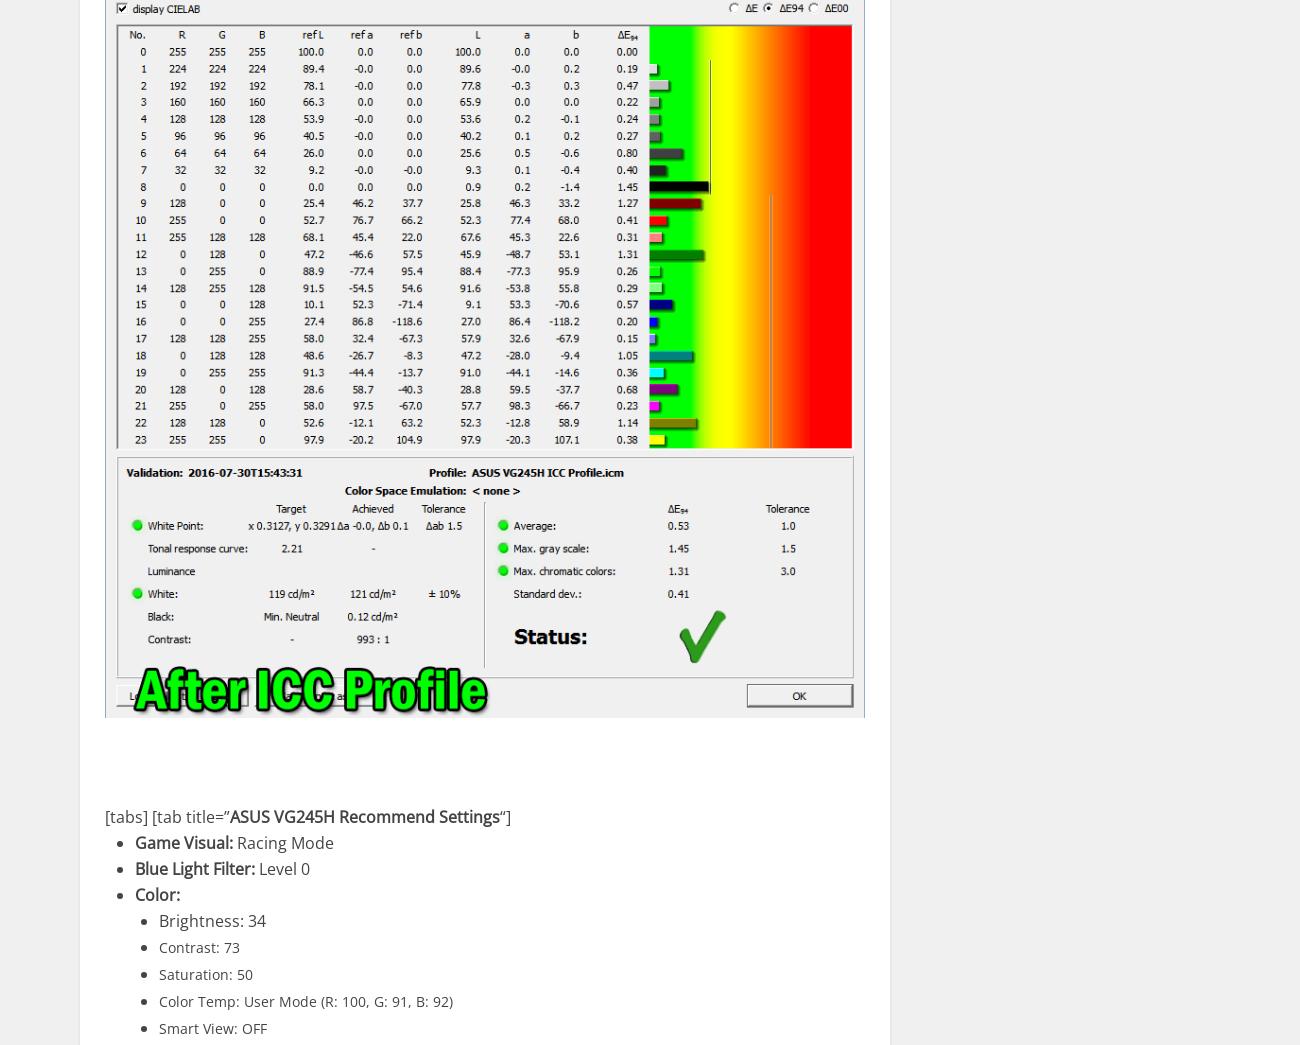 Image resolution: width=1300 pixels, height=1045 pixels. I want to click on 'Color Temp: User Mode (R: 100, G: 91, B: 92)', so click(306, 1001).